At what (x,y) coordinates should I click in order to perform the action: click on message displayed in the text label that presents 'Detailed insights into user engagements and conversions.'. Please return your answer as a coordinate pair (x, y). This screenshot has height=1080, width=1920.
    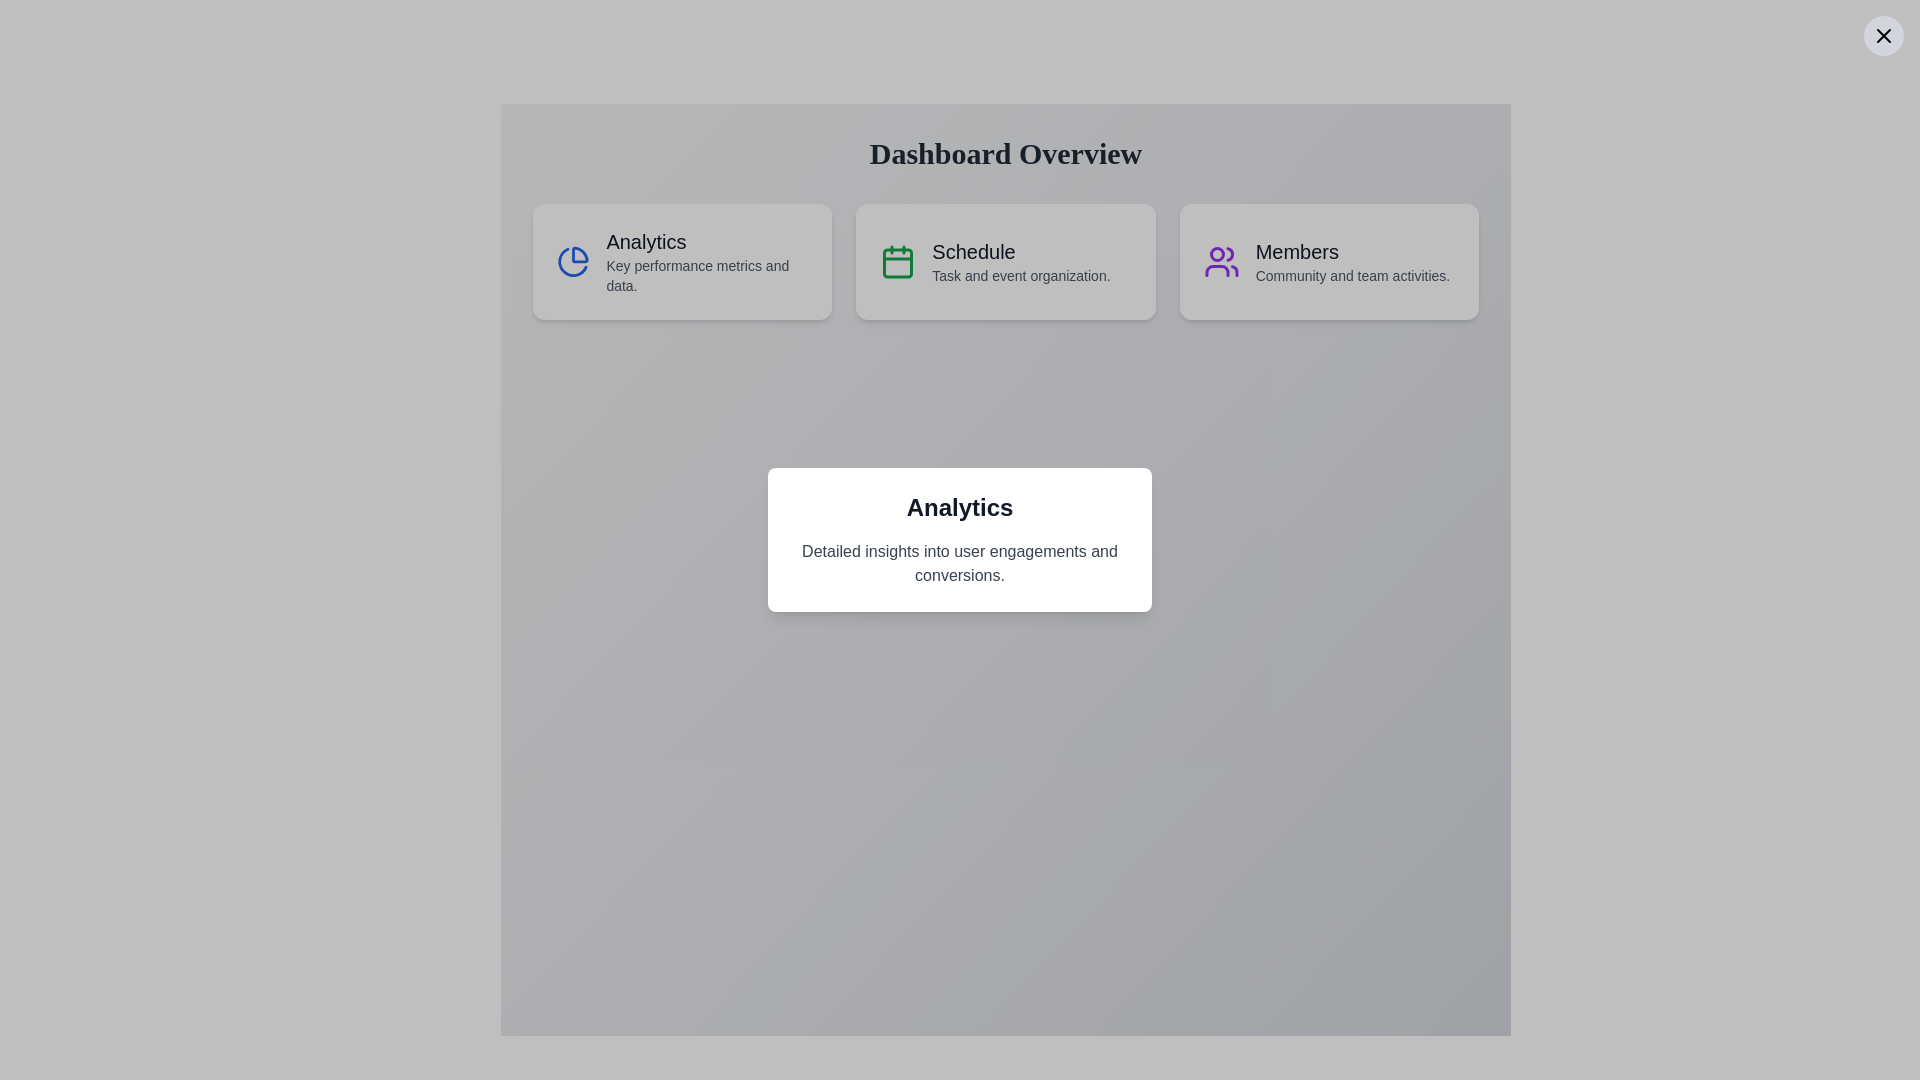
    Looking at the image, I should click on (960, 563).